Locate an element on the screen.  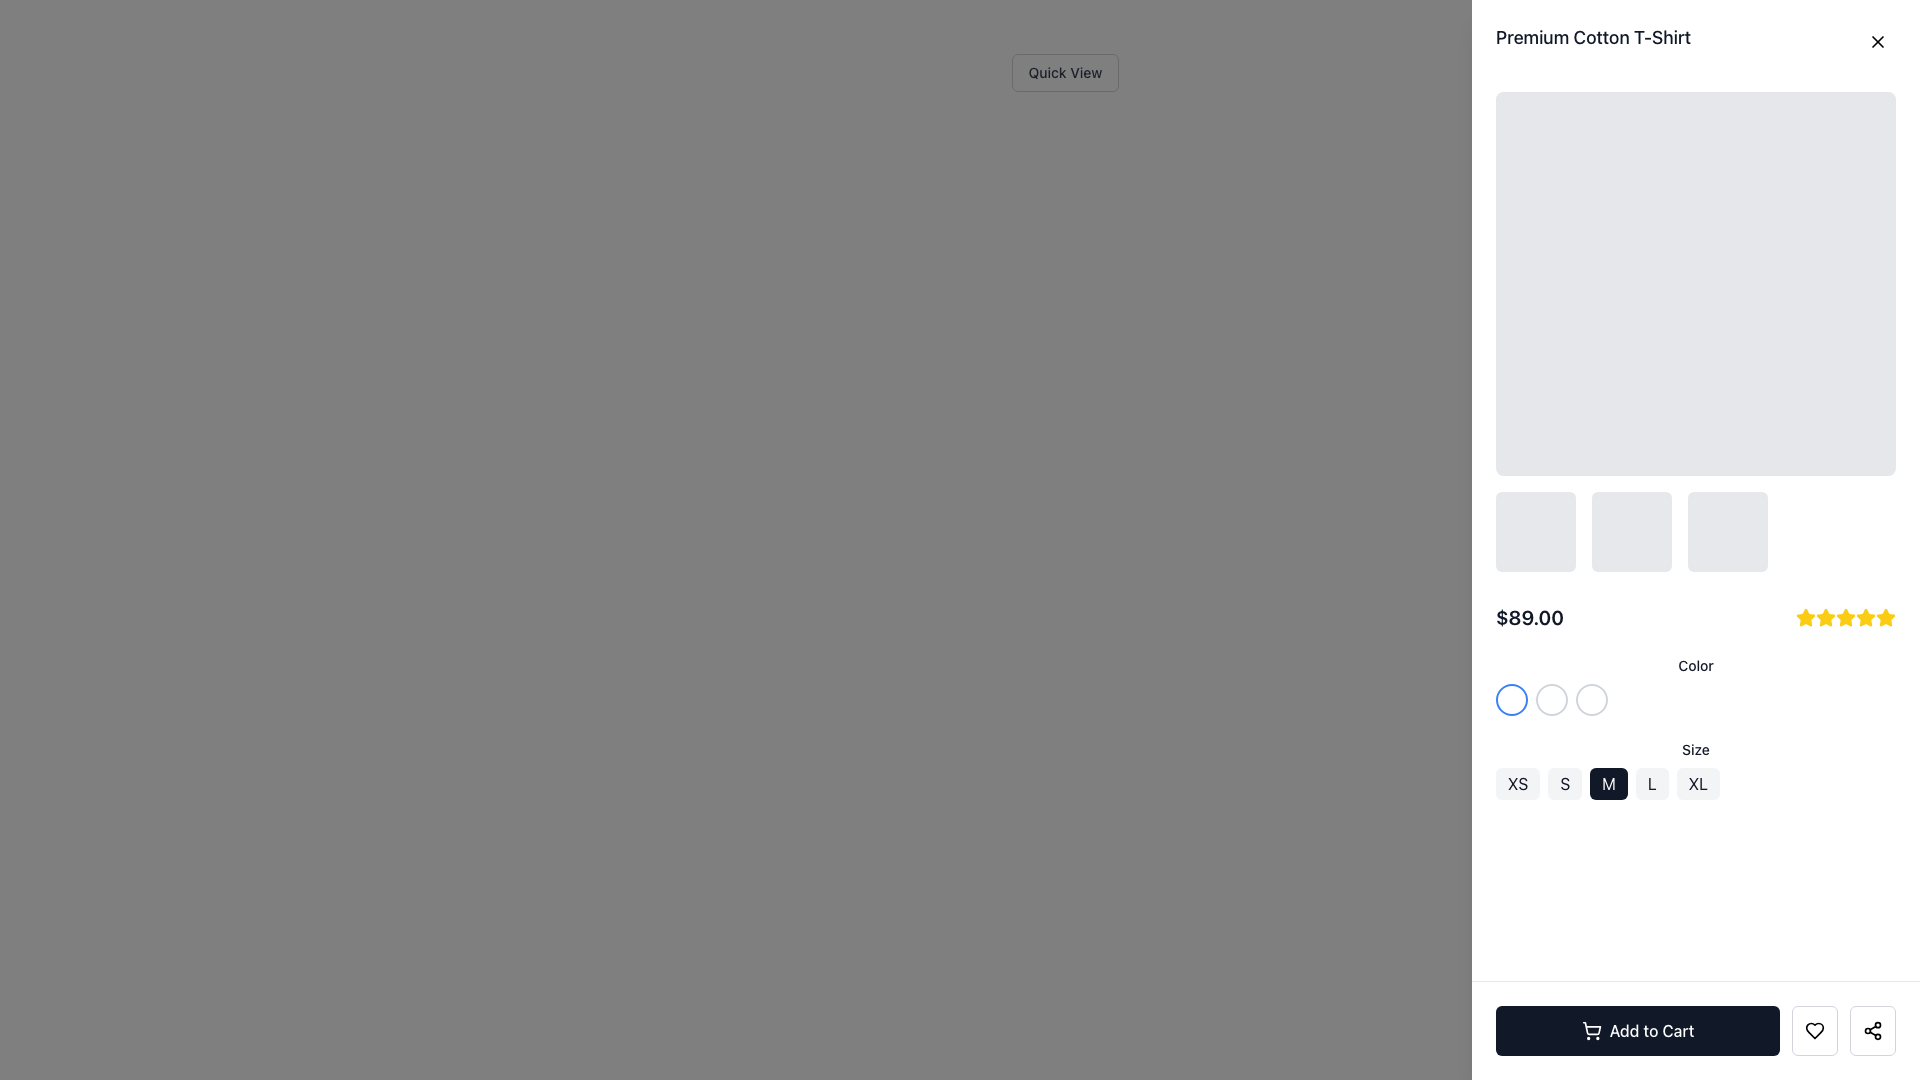
the share icon located in the lower right corner of the interface, adjacent to the heart-shaped icon and following the 'Add to Cart' button is located at coordinates (1871, 1030).